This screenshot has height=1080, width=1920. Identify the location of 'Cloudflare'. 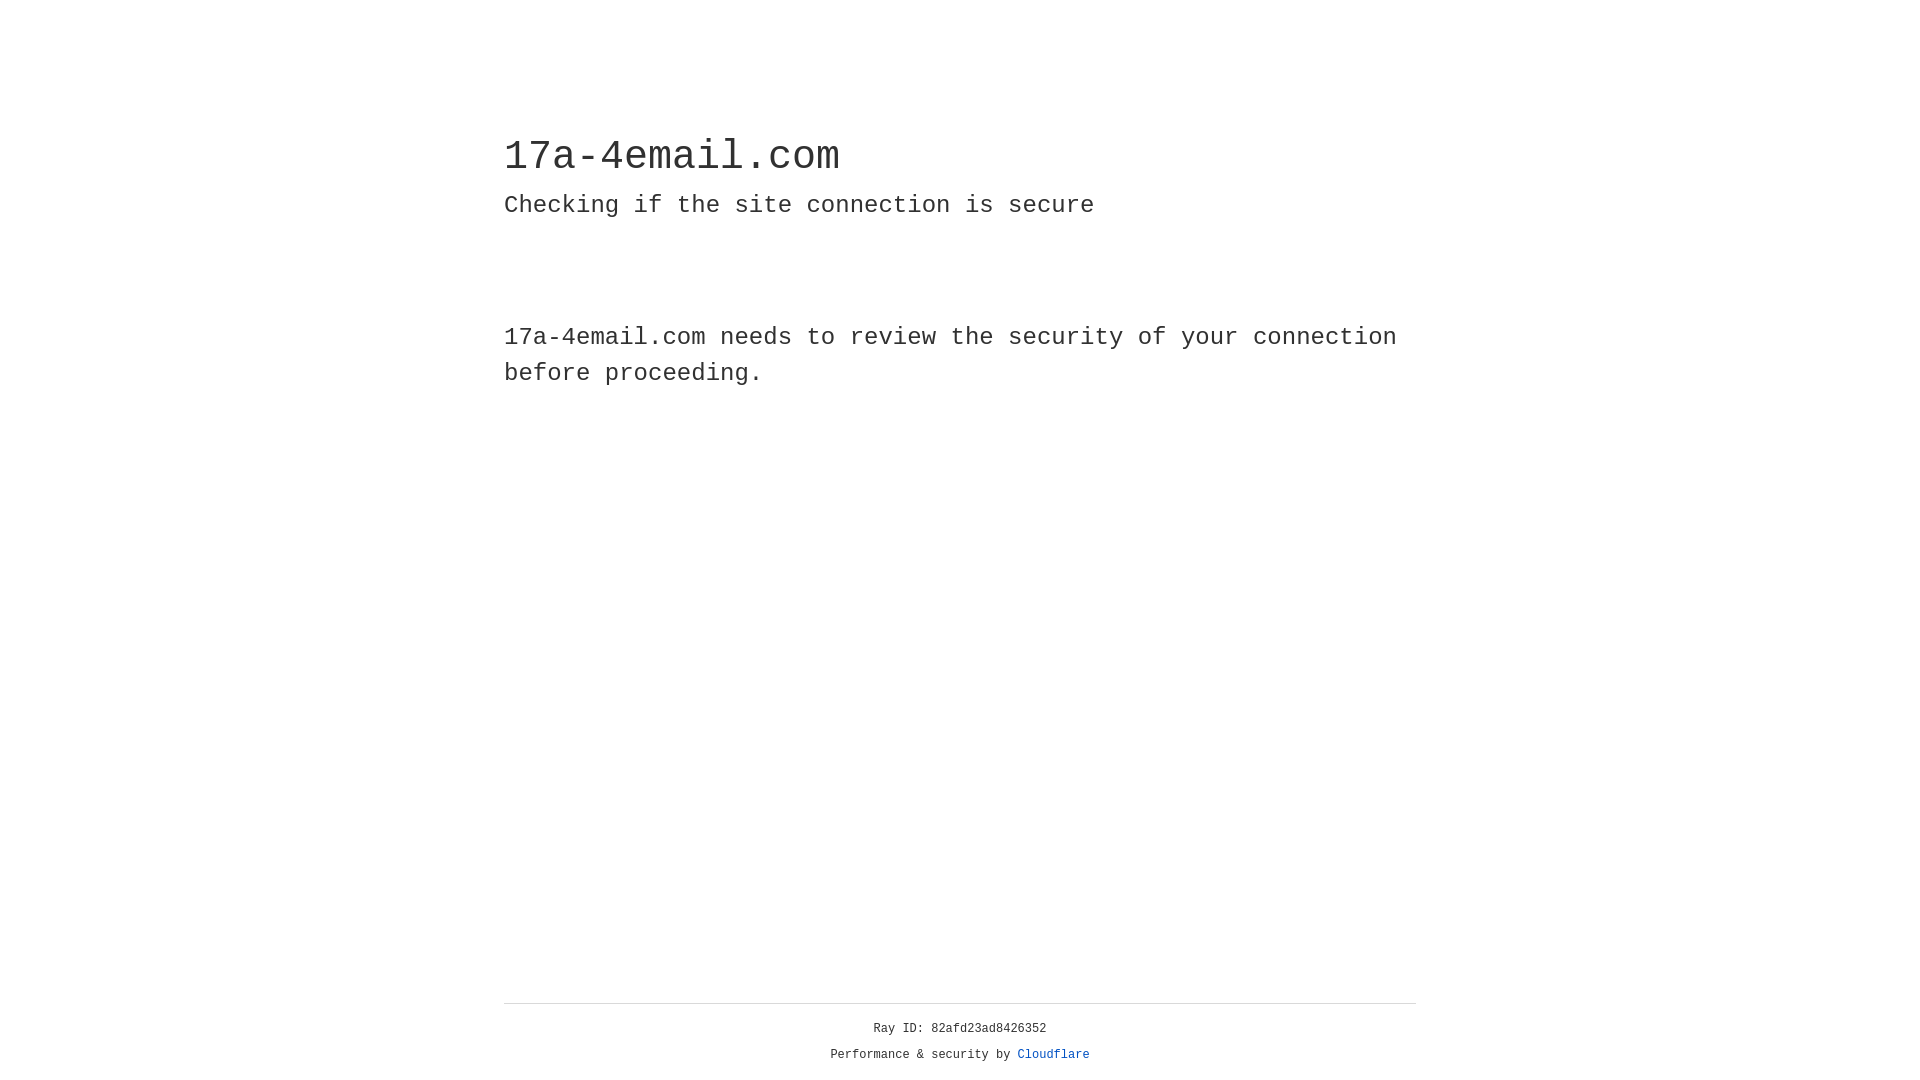
(1053, 1054).